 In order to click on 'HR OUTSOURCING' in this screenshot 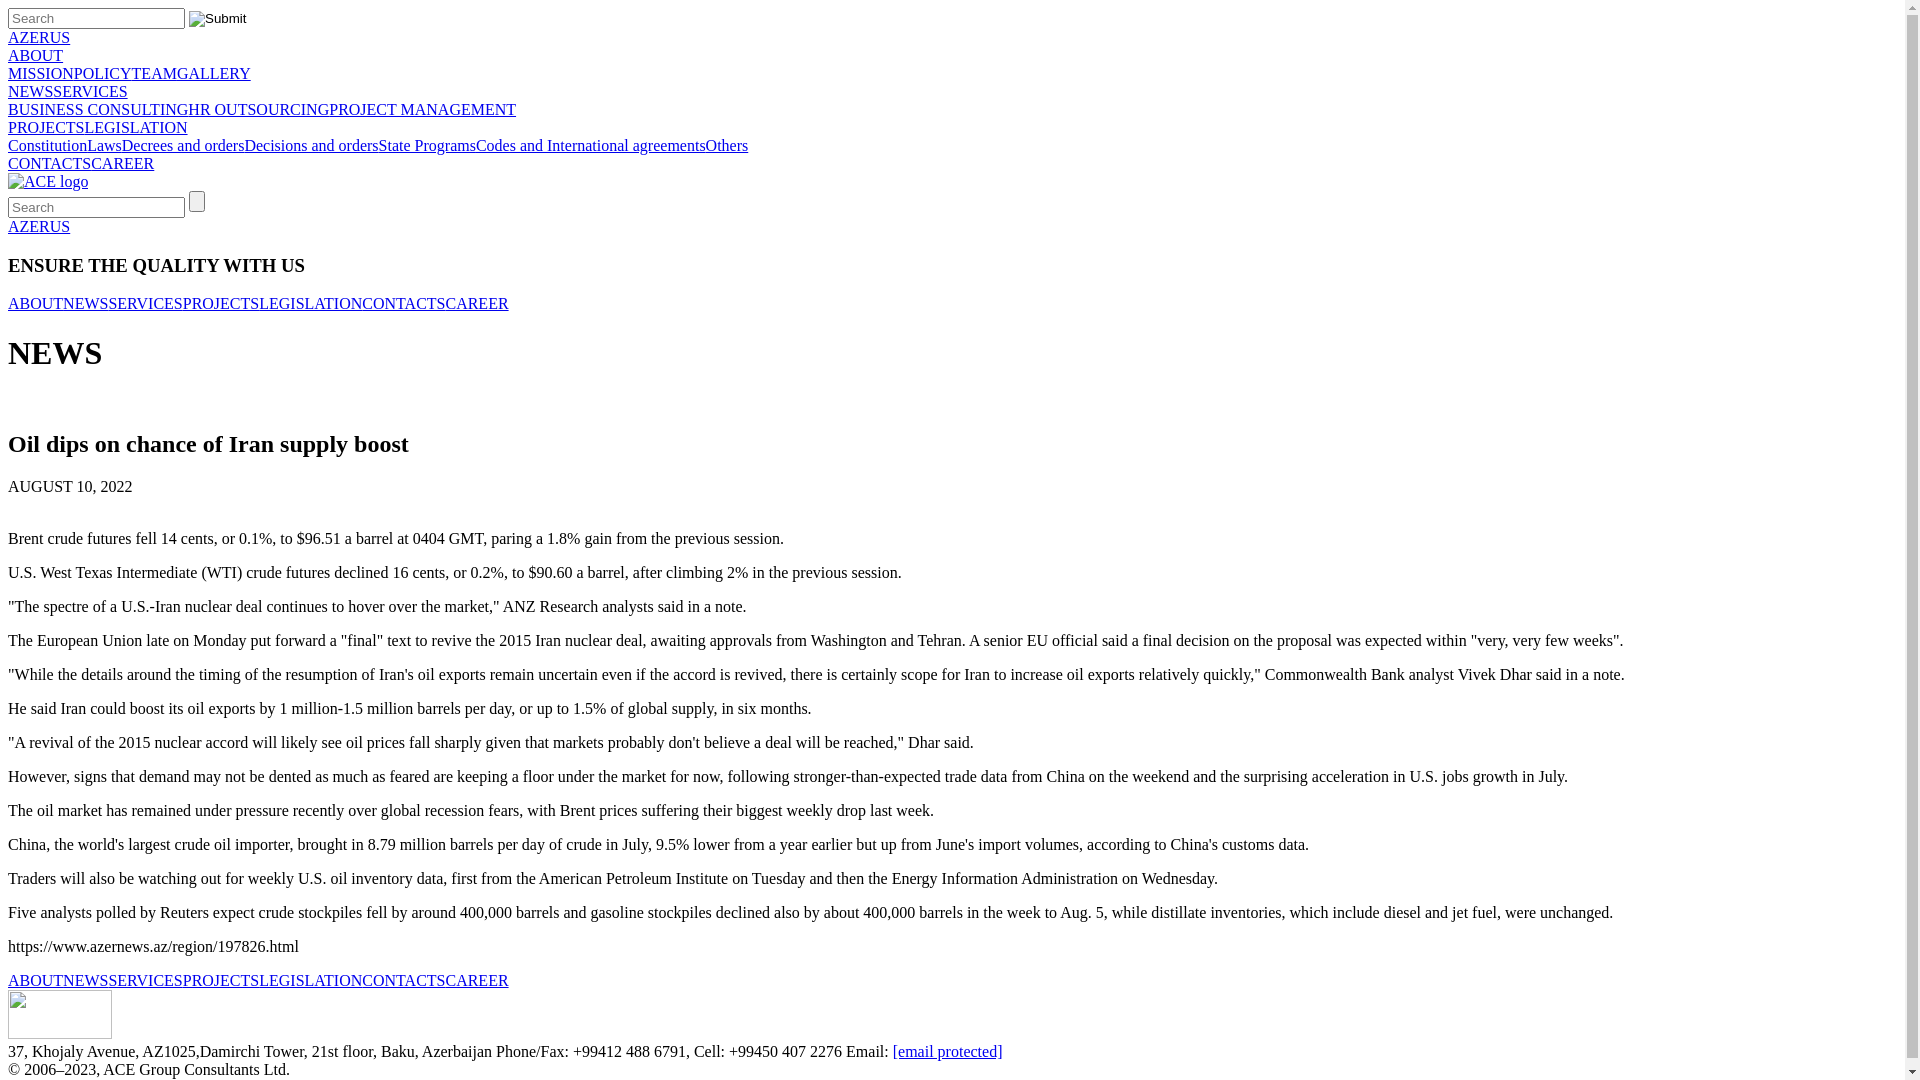, I will do `click(257, 109)`.